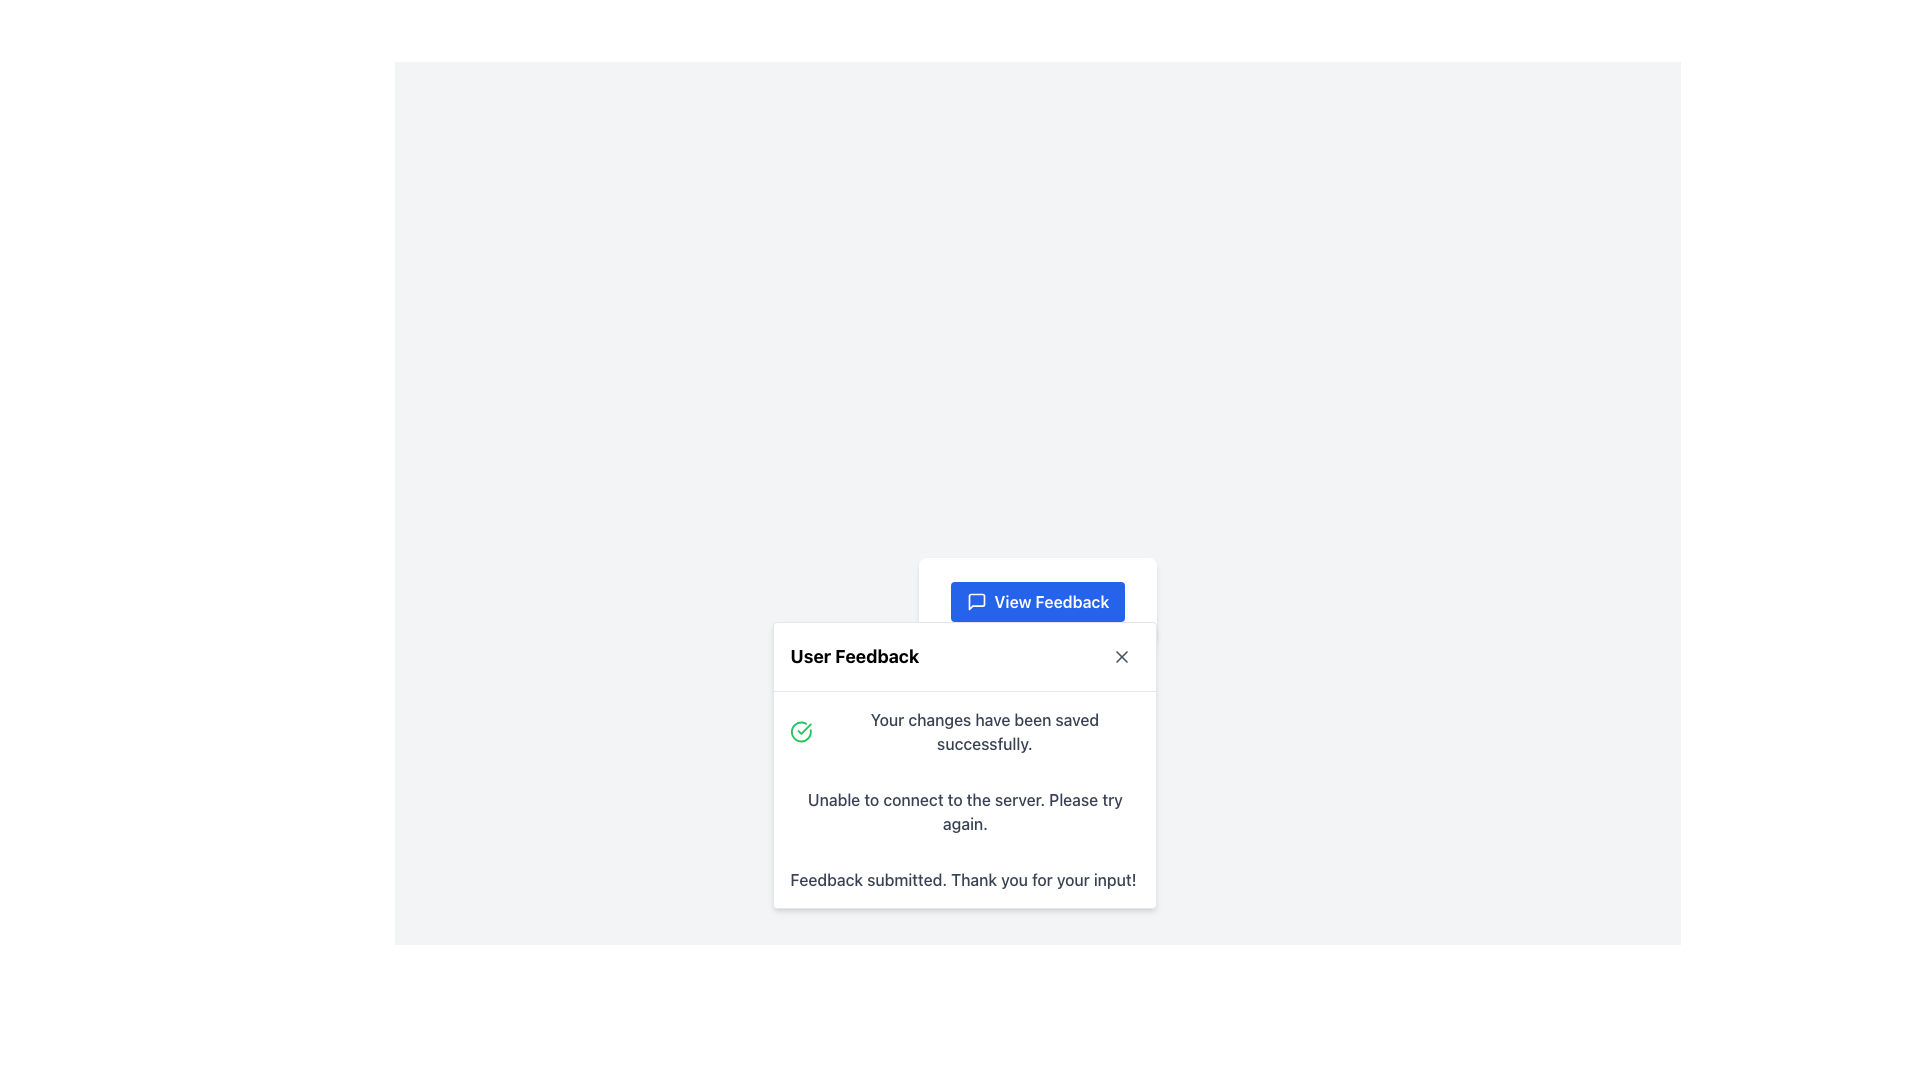 The image size is (1920, 1080). I want to click on the close button in the top-right corner of the 'User Feedback' card to trigger a visual hover effect, so click(1122, 656).